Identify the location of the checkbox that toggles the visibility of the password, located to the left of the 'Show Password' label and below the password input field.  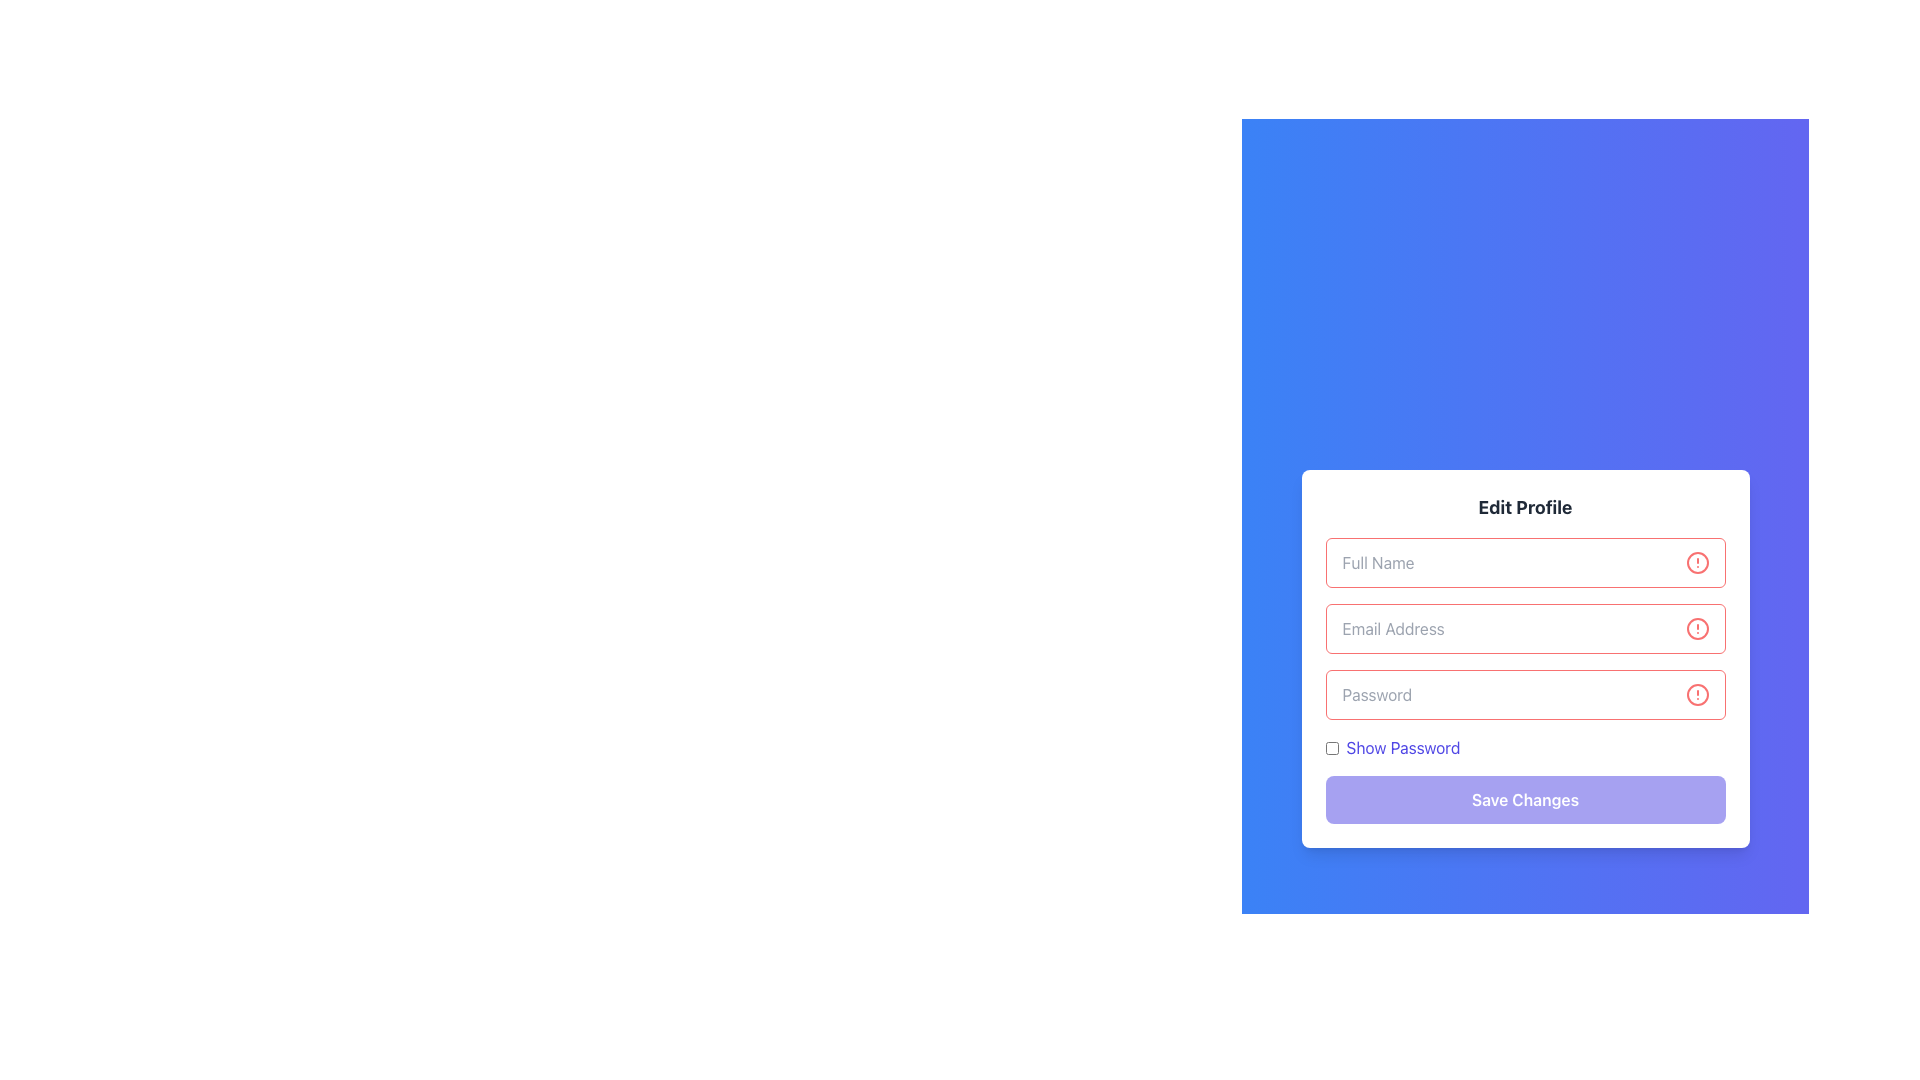
(1331, 748).